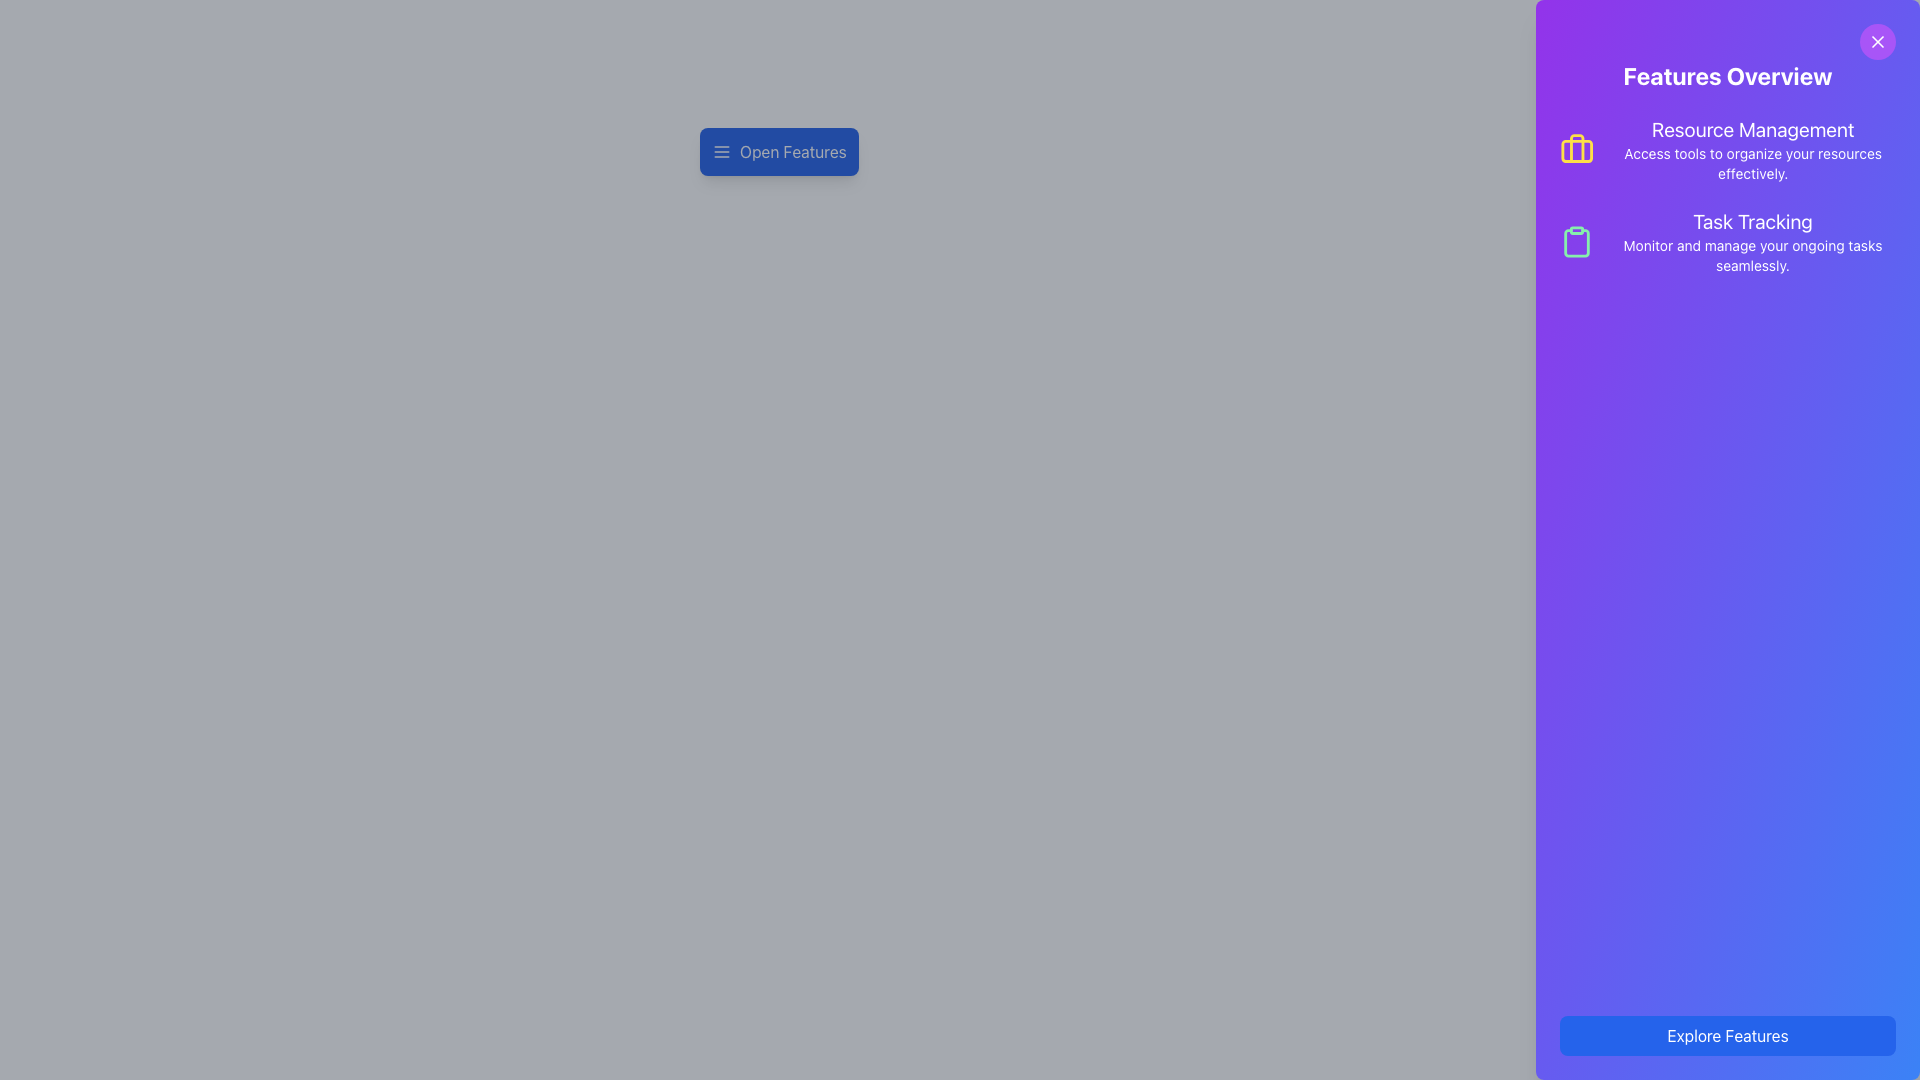 The image size is (1920, 1080). I want to click on the second List Item with Icon and Text representing Task Tracking located below the Resource Management item in a purple gradient panel, so click(1727, 241).